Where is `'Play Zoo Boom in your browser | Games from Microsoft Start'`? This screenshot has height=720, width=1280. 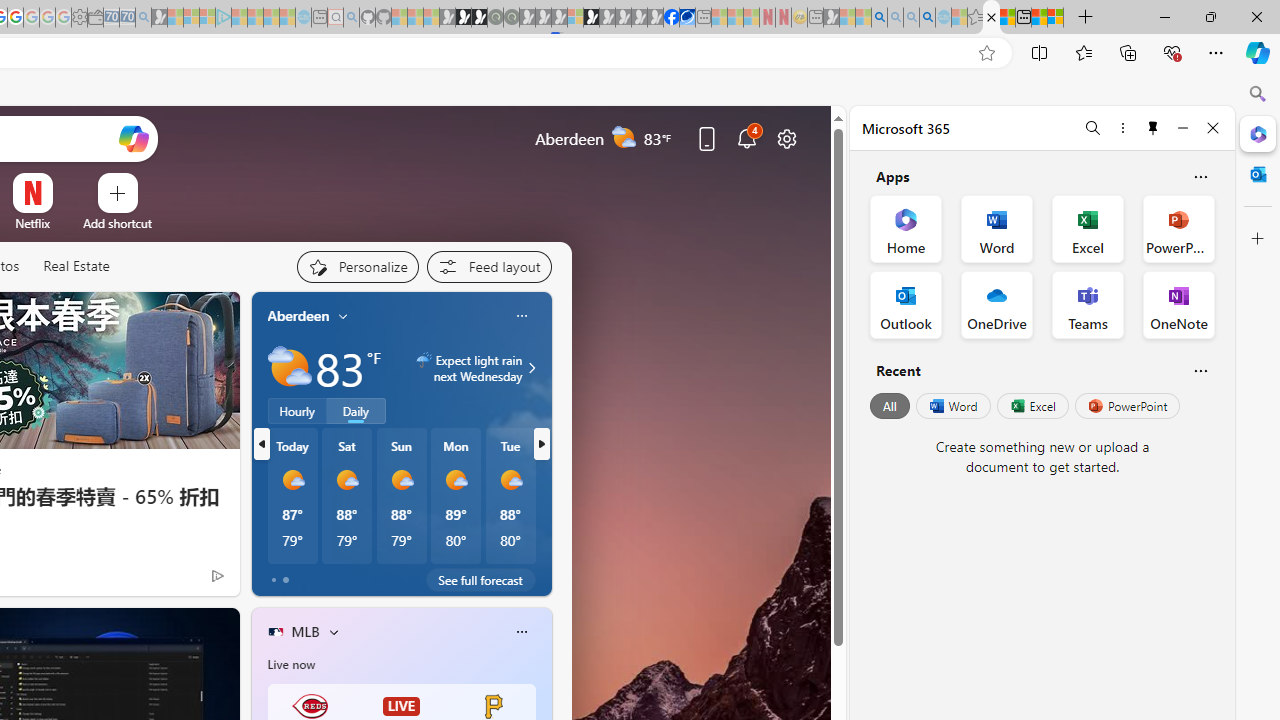 'Play Zoo Boom in your browser | Games from Microsoft Start' is located at coordinates (462, 17).